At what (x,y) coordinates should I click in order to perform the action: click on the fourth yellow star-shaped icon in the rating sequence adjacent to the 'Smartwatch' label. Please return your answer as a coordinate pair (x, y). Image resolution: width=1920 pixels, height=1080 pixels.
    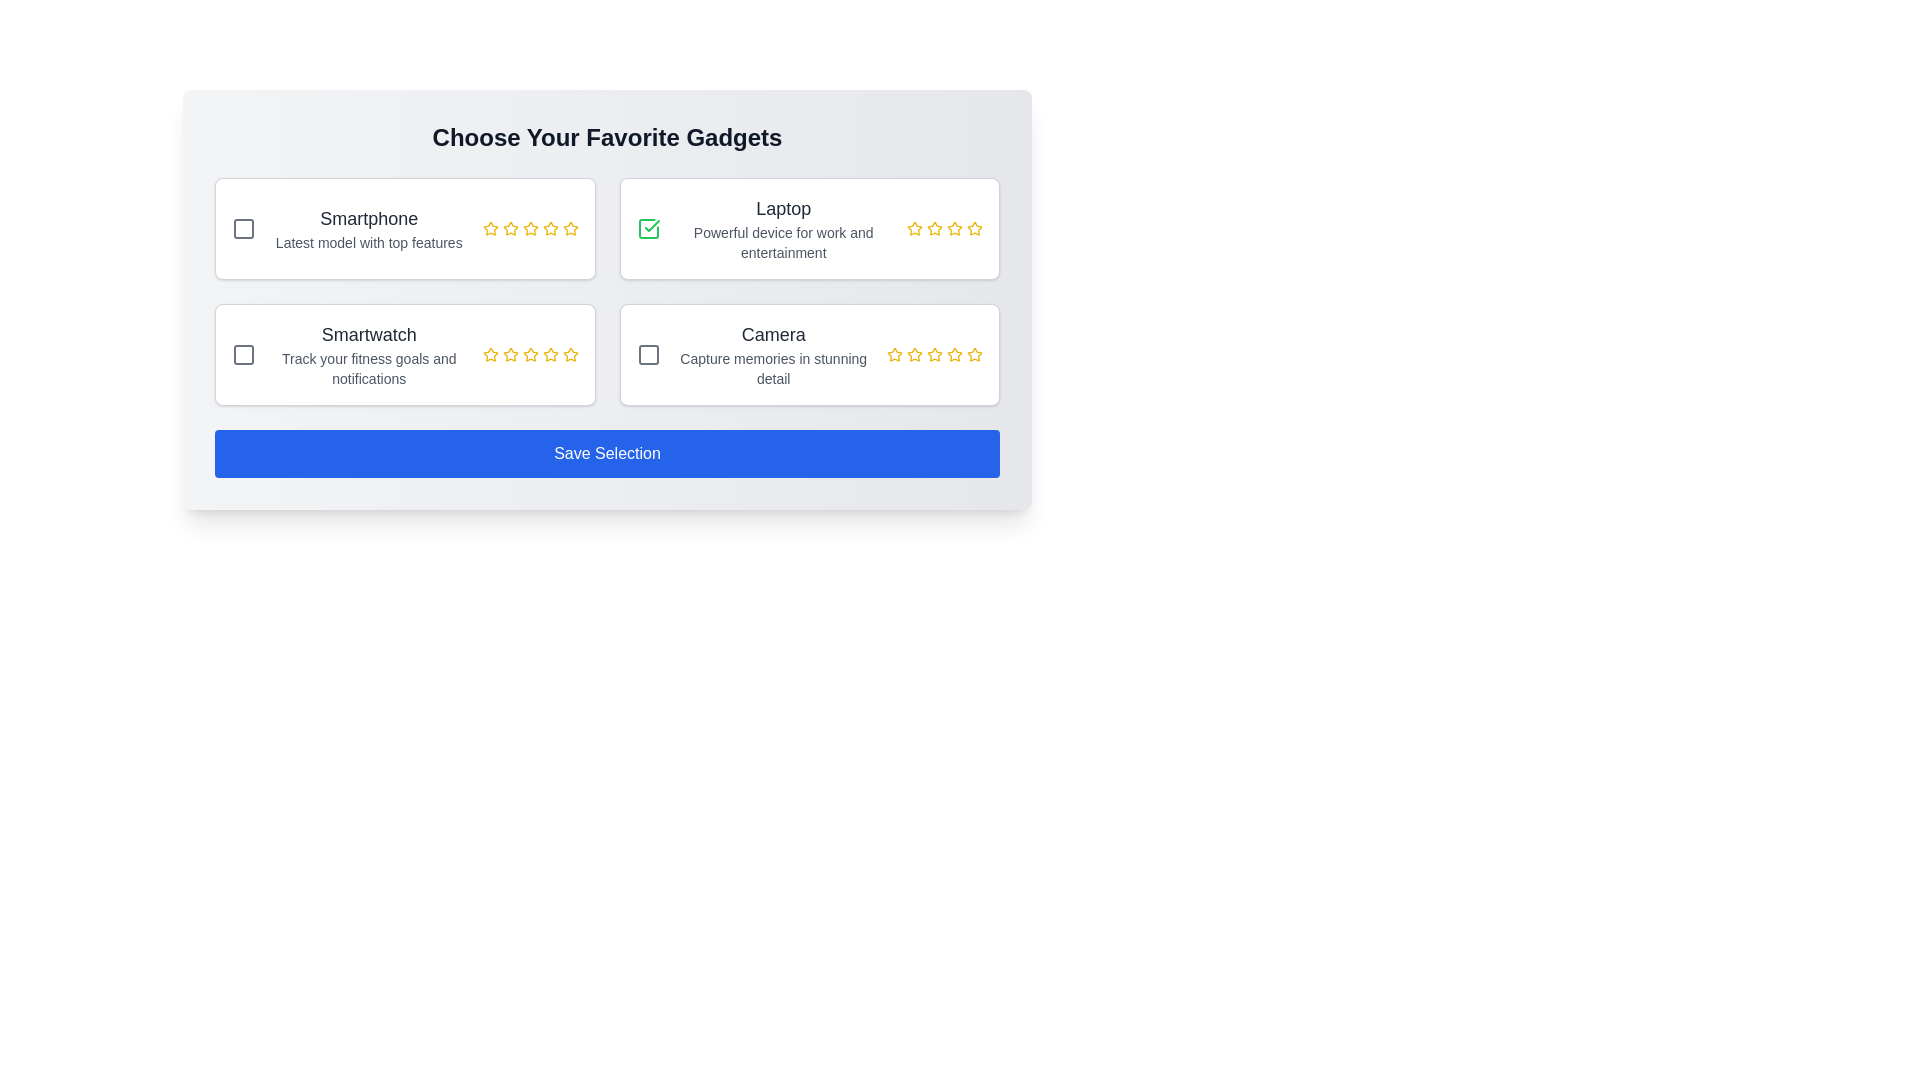
    Looking at the image, I should click on (530, 353).